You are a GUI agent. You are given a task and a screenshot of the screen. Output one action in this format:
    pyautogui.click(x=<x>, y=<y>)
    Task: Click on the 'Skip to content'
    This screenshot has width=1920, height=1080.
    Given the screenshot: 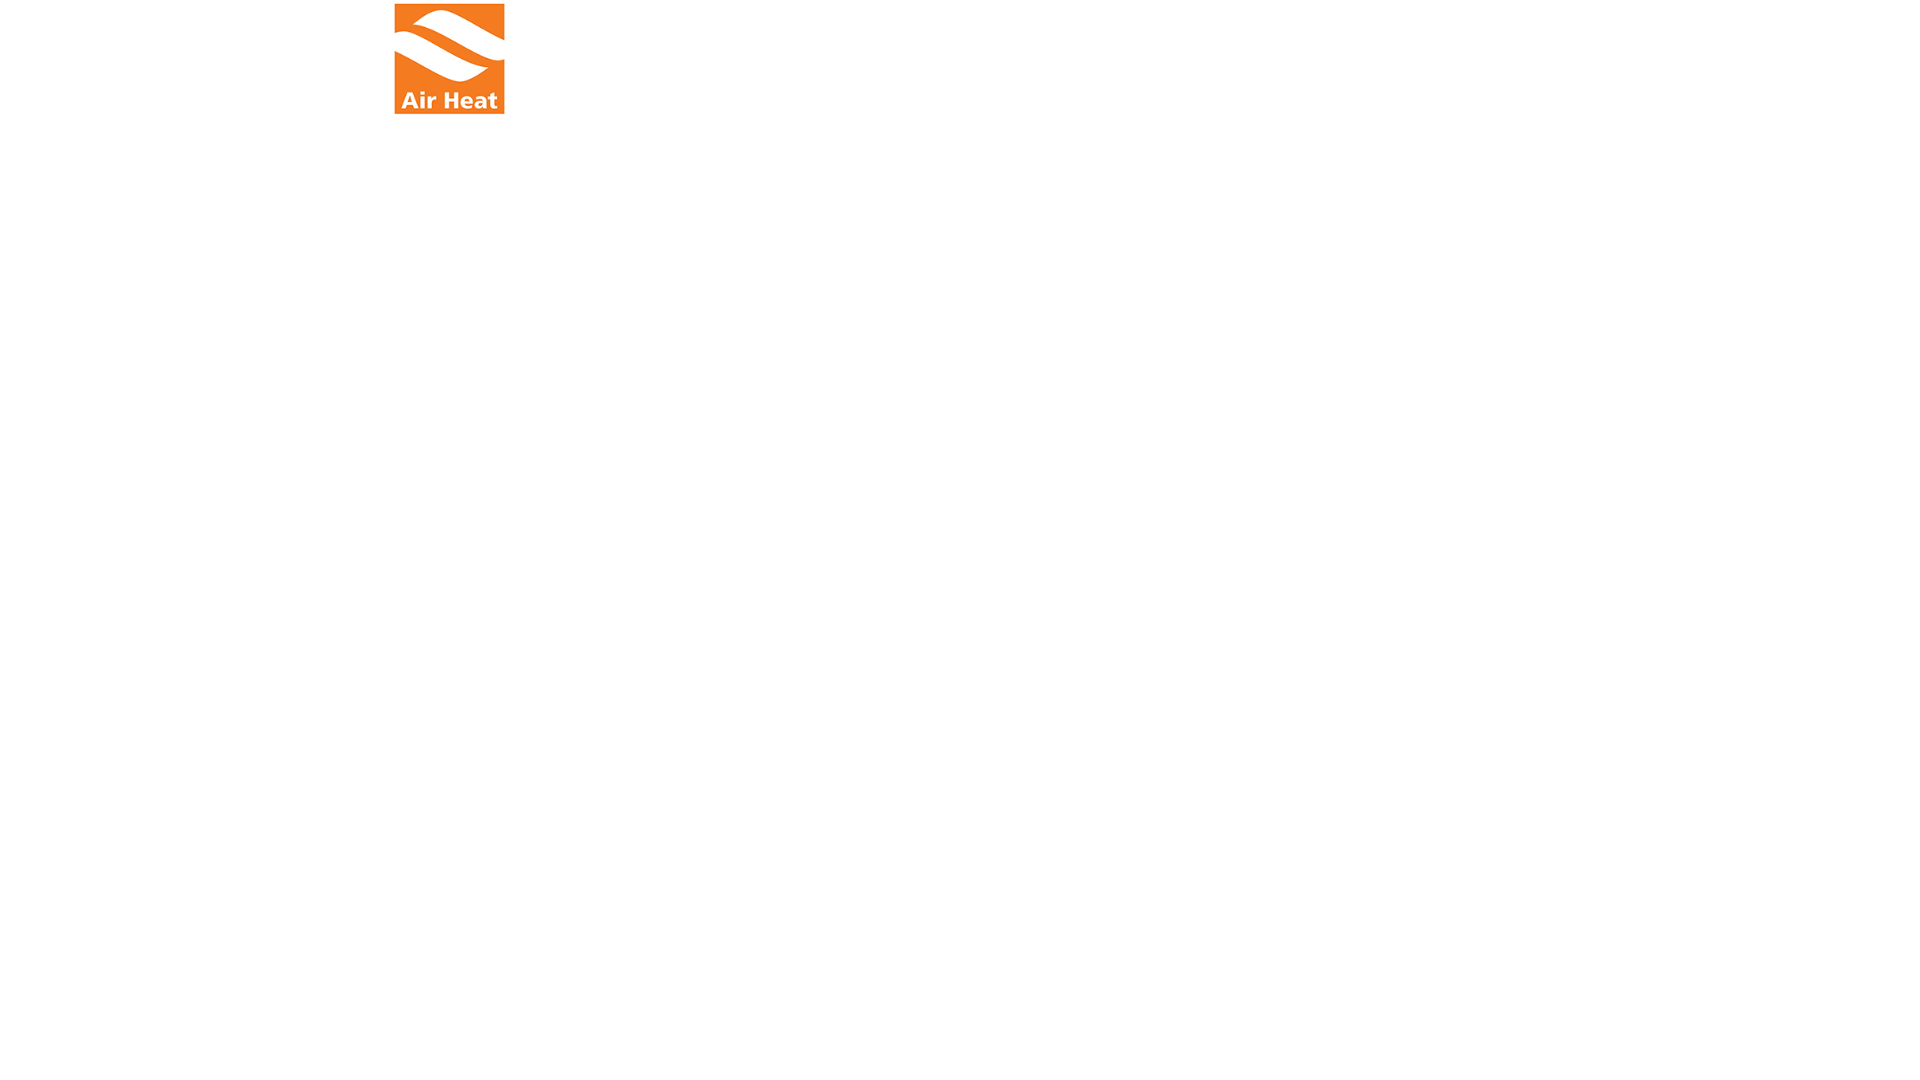 What is the action you would take?
    pyautogui.click(x=56, y=16)
    